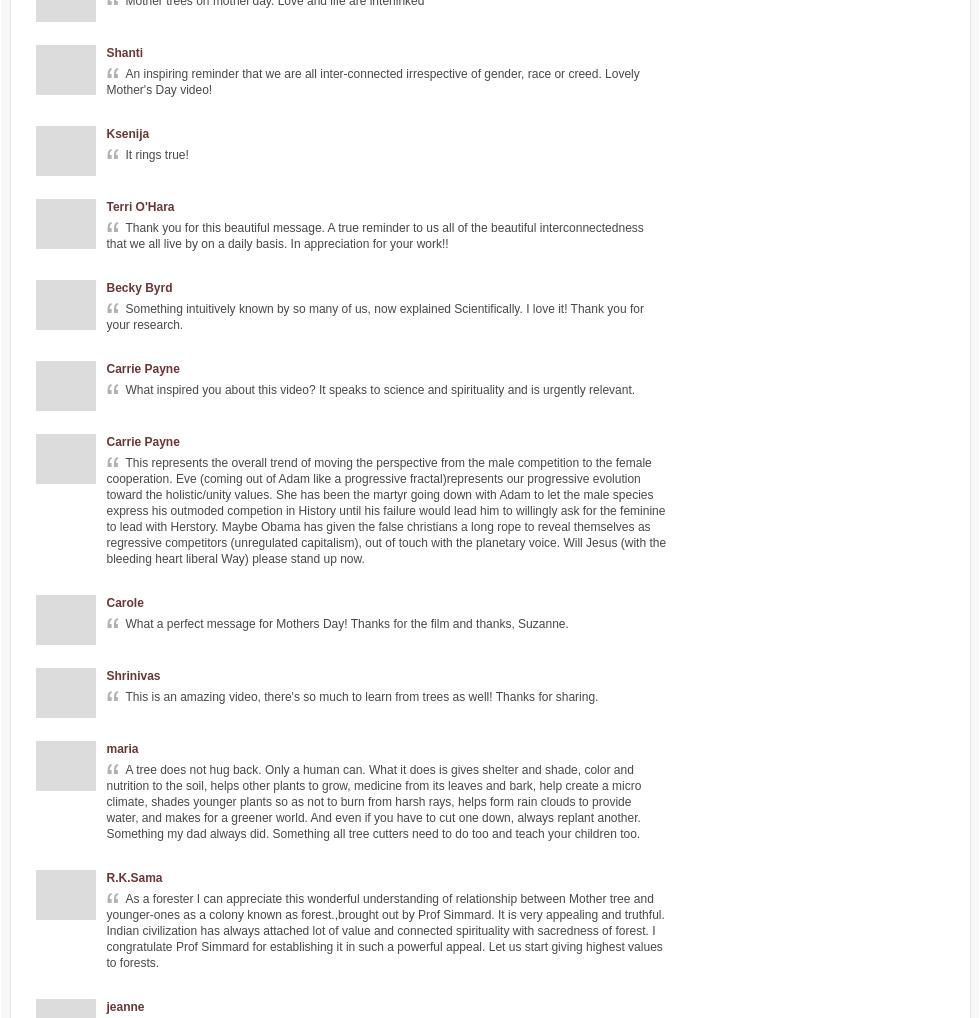  Describe the element at coordinates (156, 155) in the screenshot. I see `'It rings true!'` at that location.